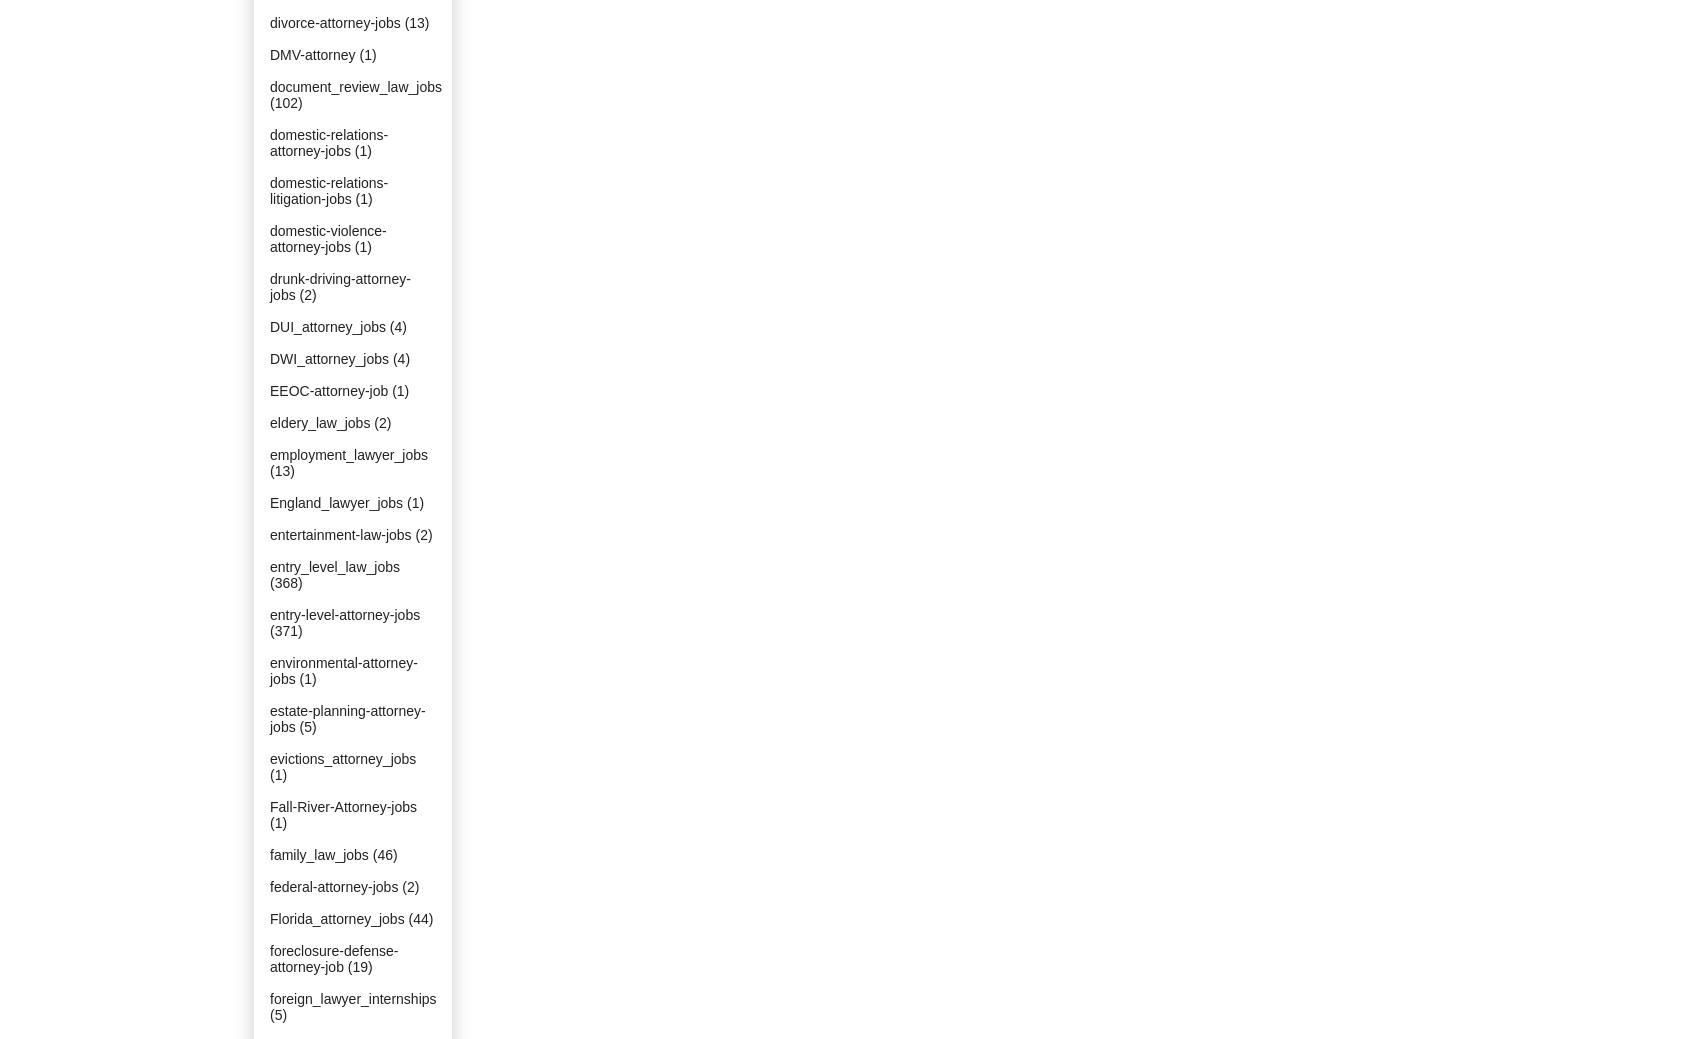 This screenshot has width=1700, height=1039. I want to click on 'eldery_law_jobs', so click(319, 421).